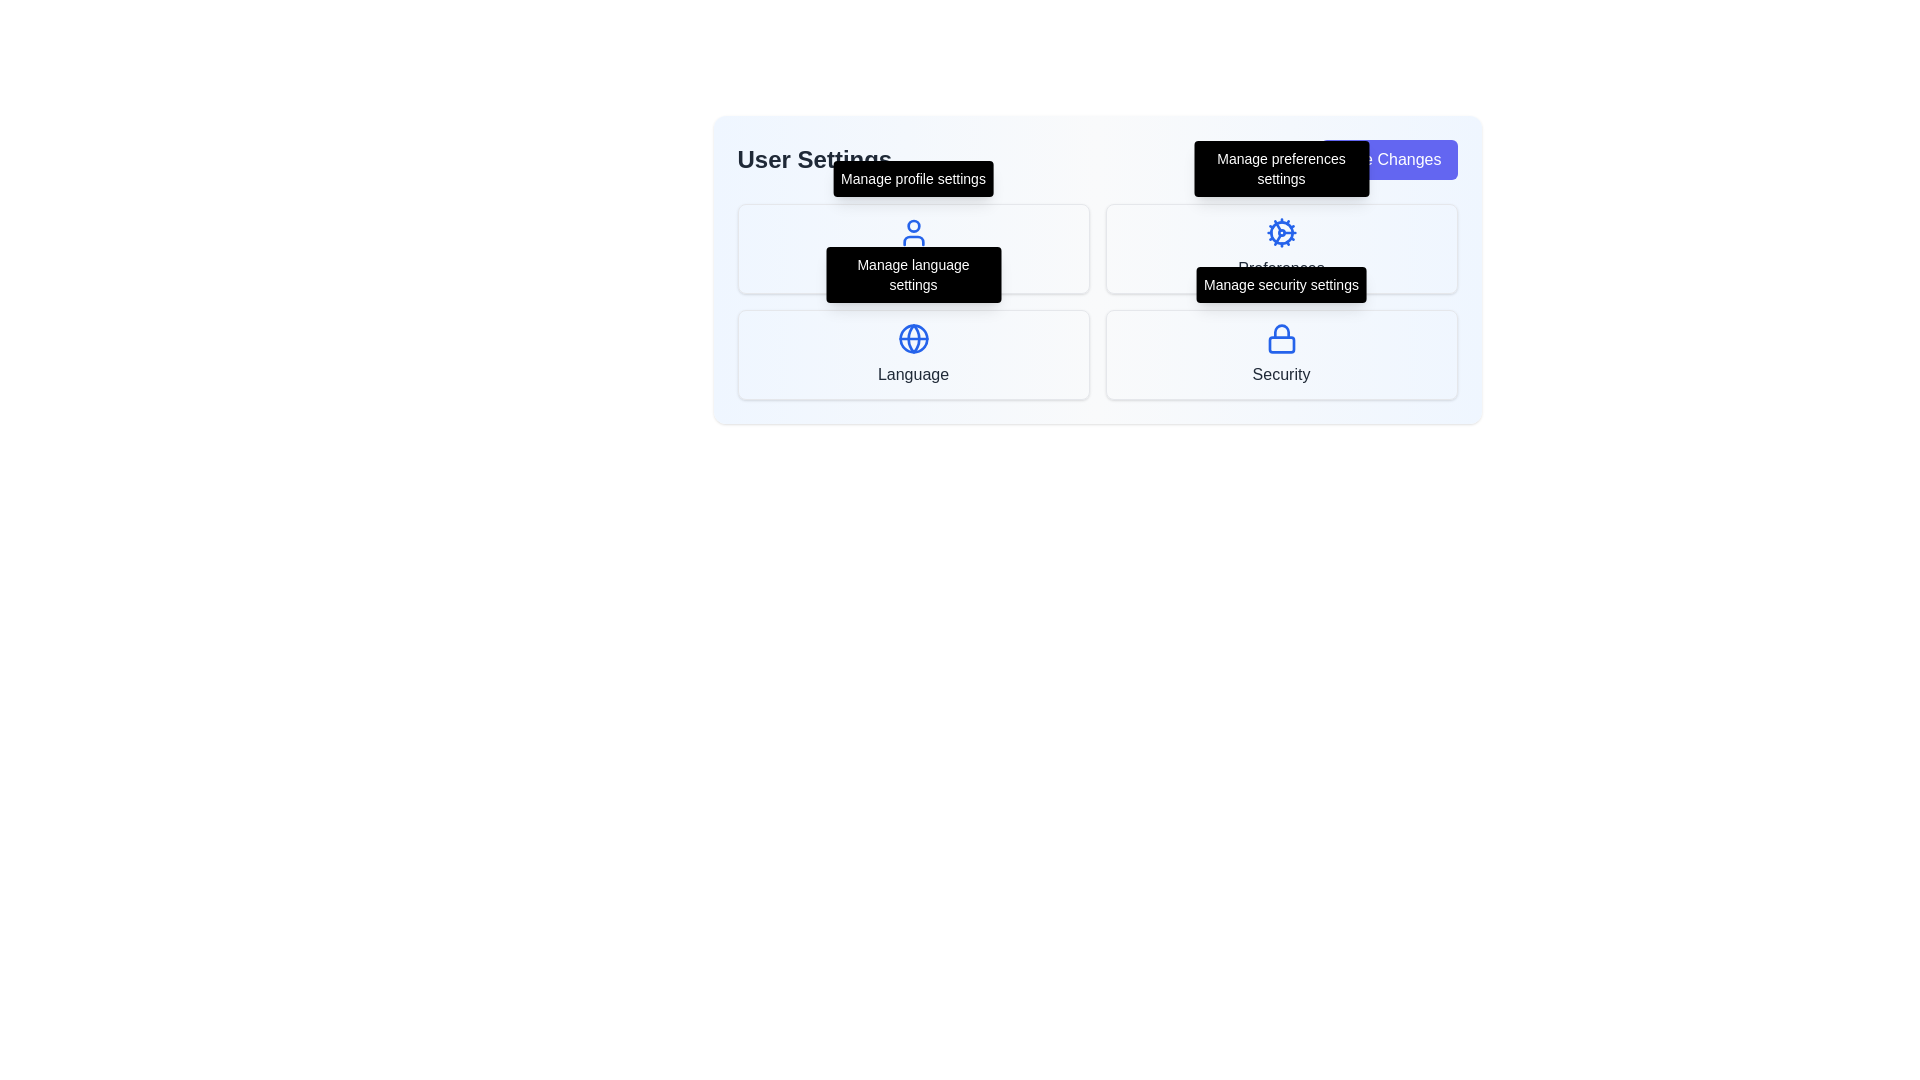 This screenshot has width=1920, height=1080. I want to click on the blue globe icon located above the 'Language' label in the 'User Settings' section, so click(912, 338).